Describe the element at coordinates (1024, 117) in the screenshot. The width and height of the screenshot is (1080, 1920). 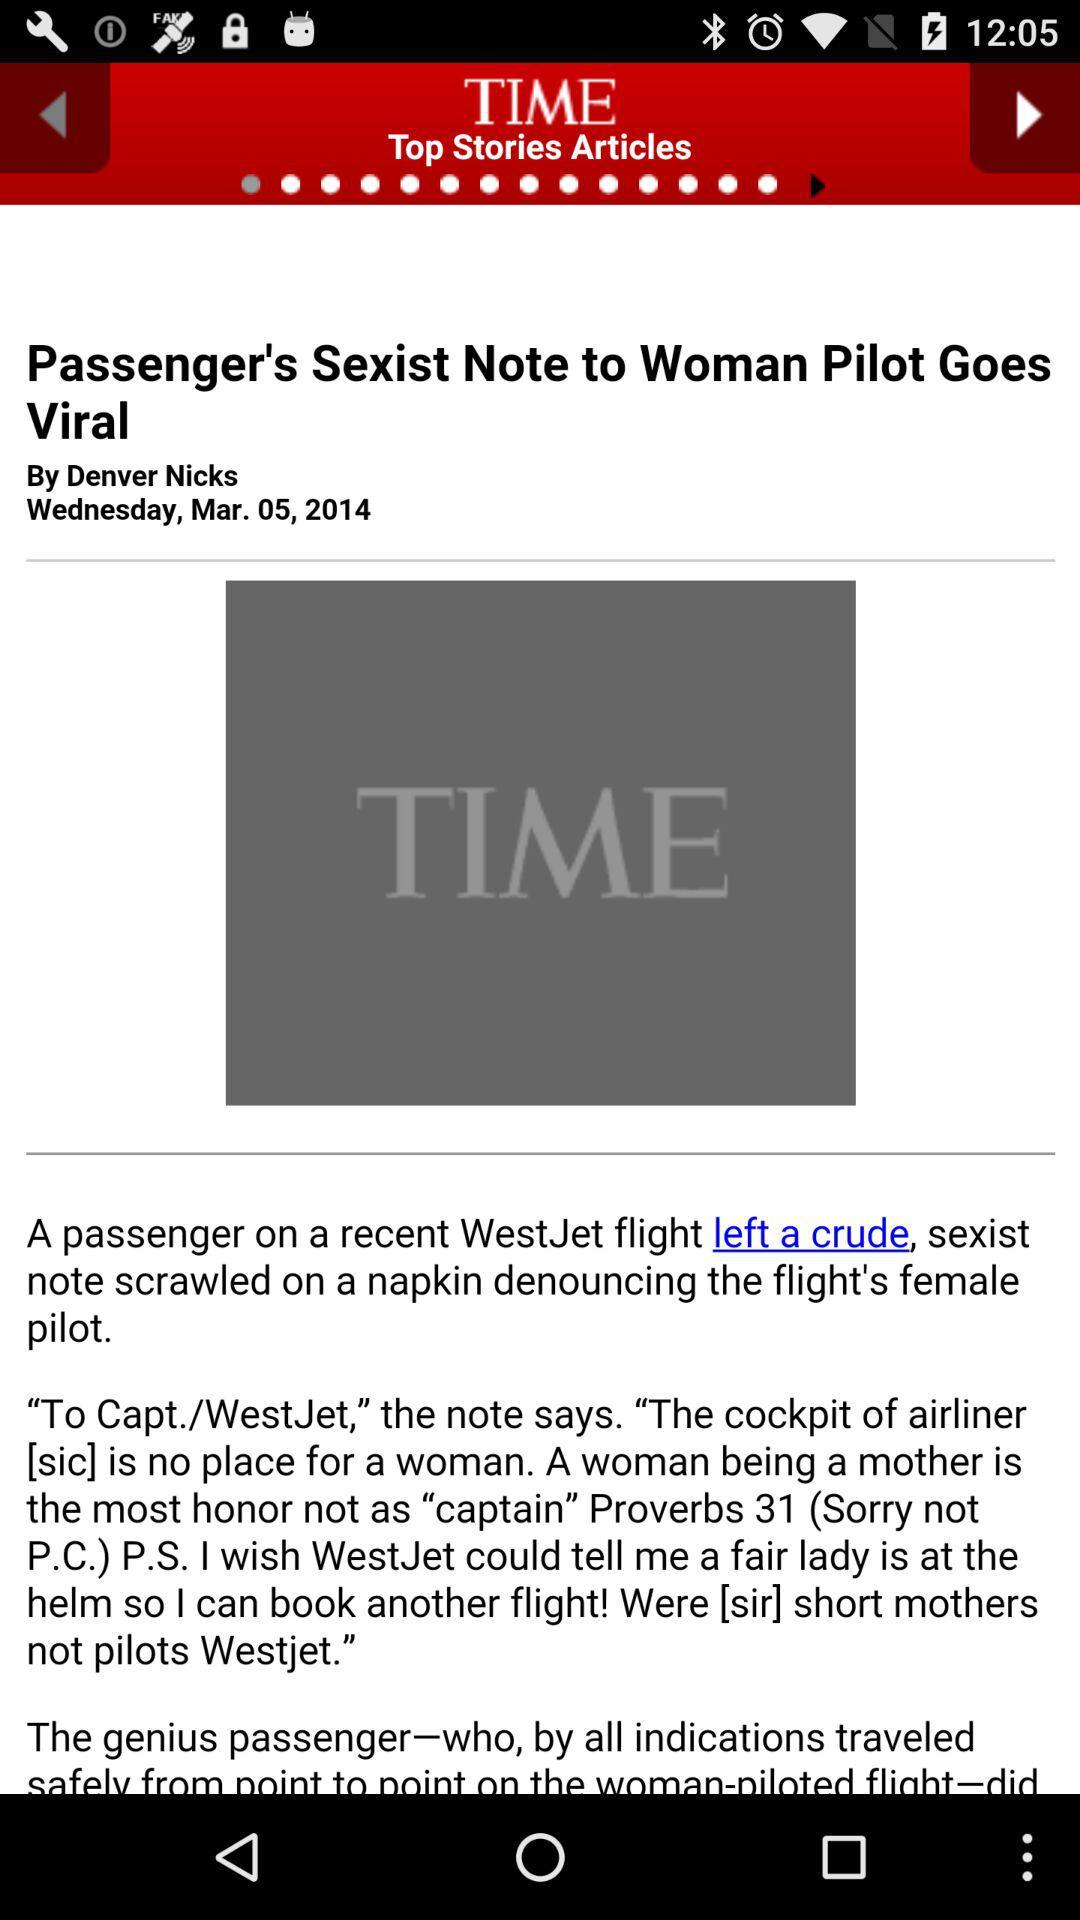
I see `go next button` at that location.